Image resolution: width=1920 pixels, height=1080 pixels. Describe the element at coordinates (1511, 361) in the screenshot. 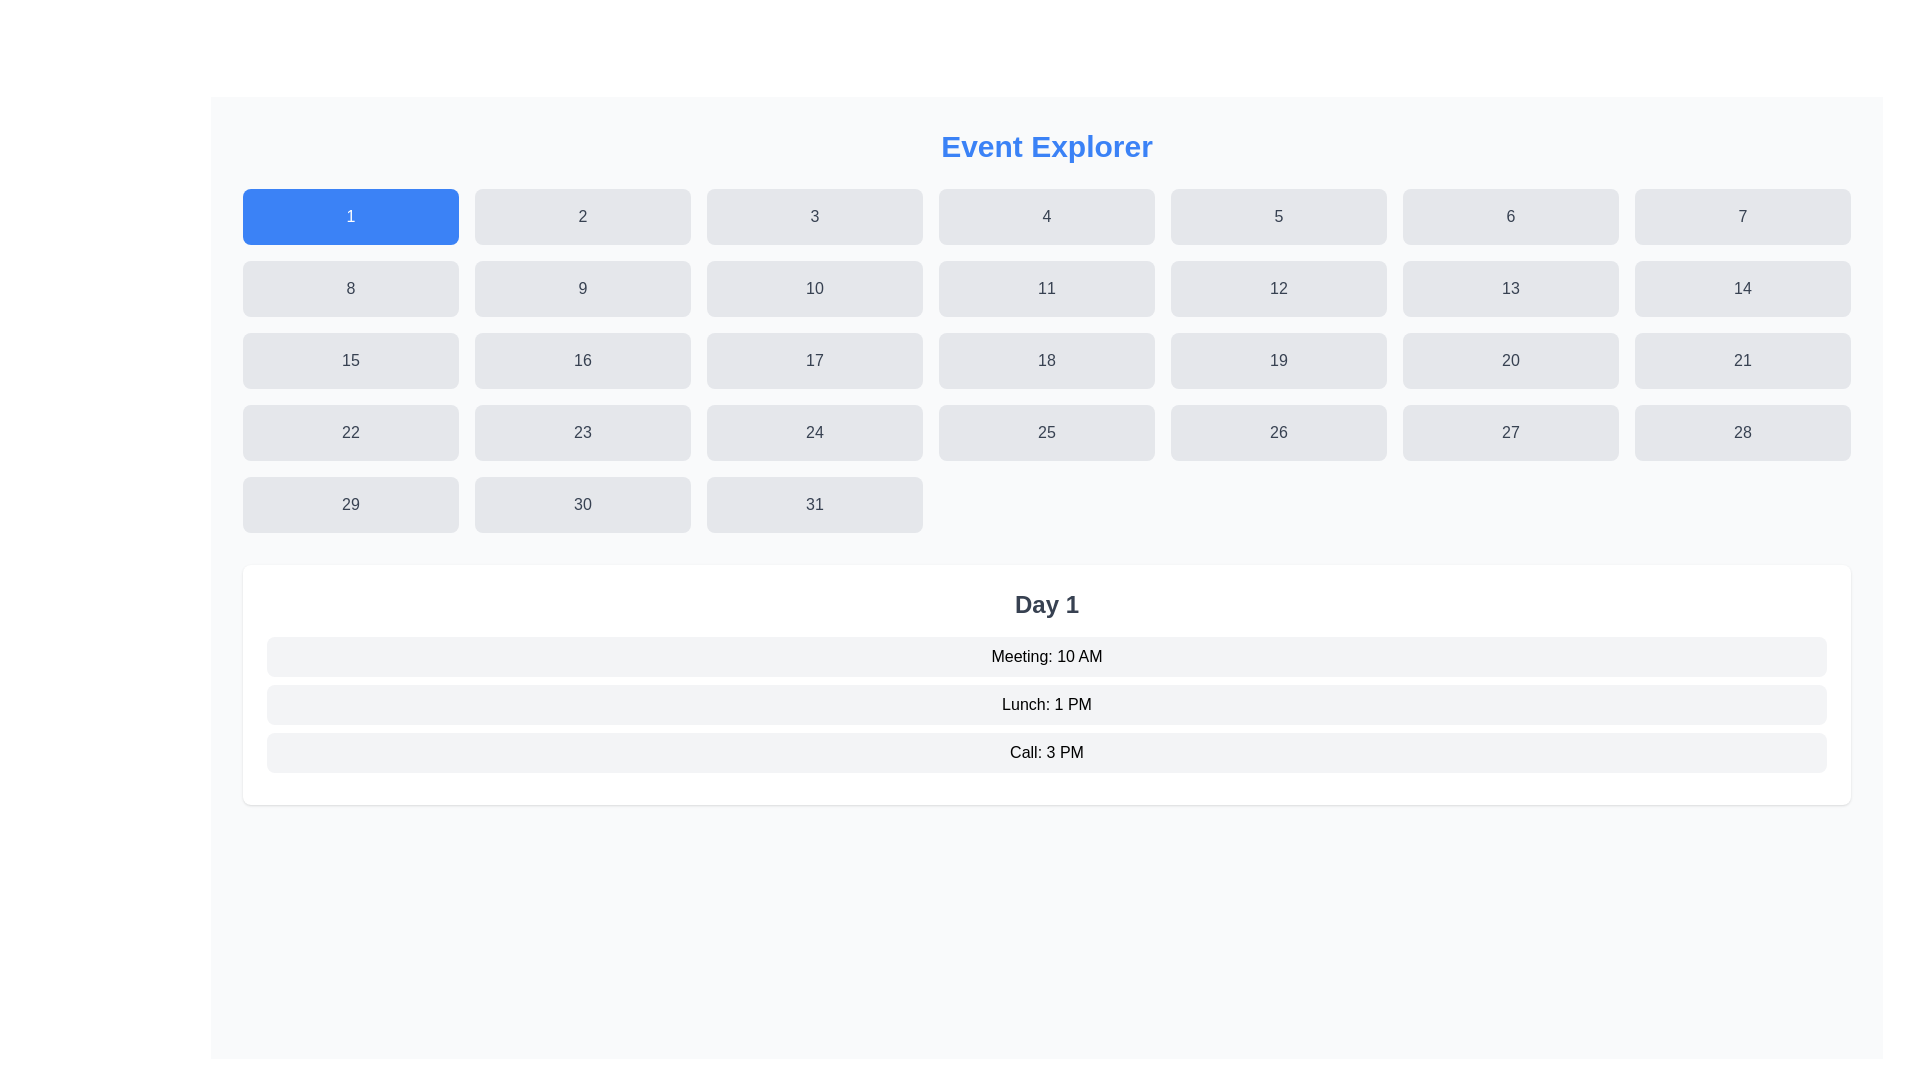

I see `the button with the number '20' in dark gray text, which is a rounded rectangle with a light gray background, located in the fourth row and sixth column of the grid layout` at that location.